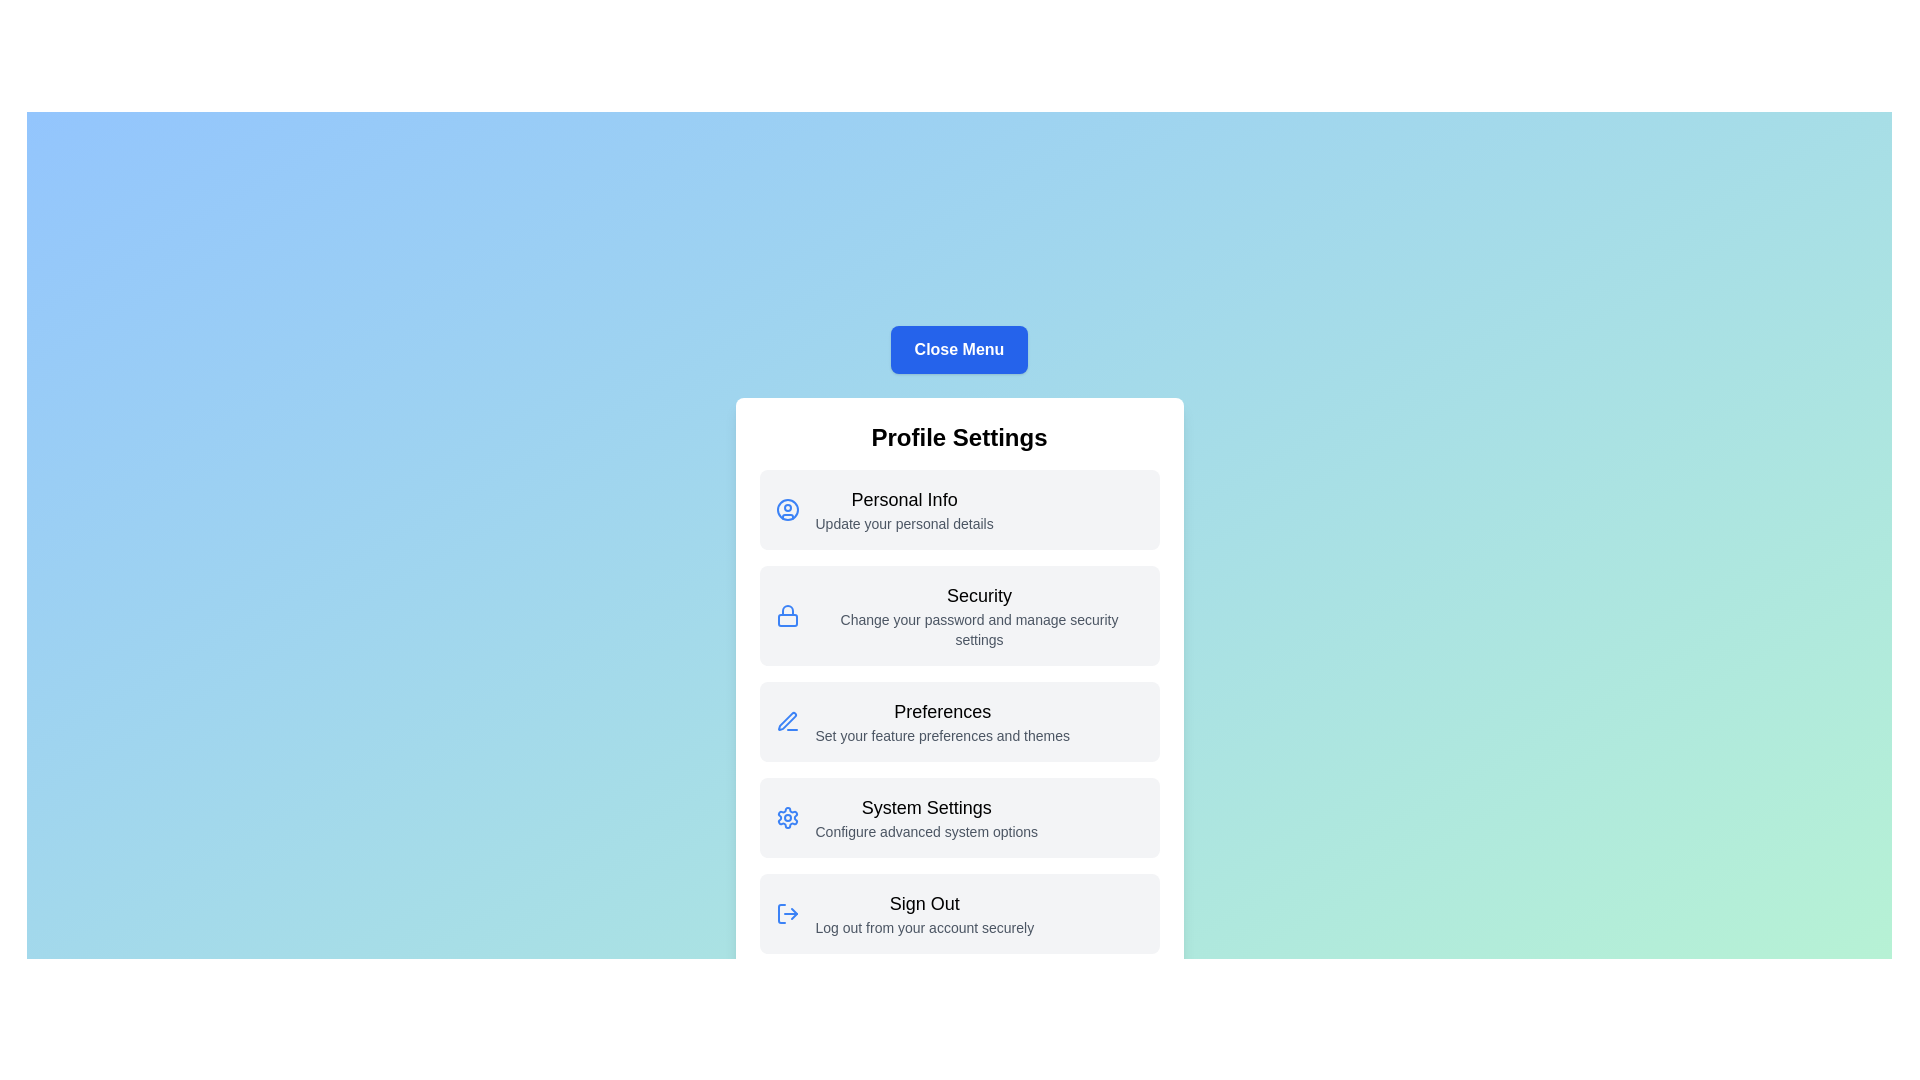 This screenshot has height=1080, width=1920. What do you see at coordinates (958, 817) in the screenshot?
I see `the menu item labeled System Settings for detailed actions` at bounding box center [958, 817].